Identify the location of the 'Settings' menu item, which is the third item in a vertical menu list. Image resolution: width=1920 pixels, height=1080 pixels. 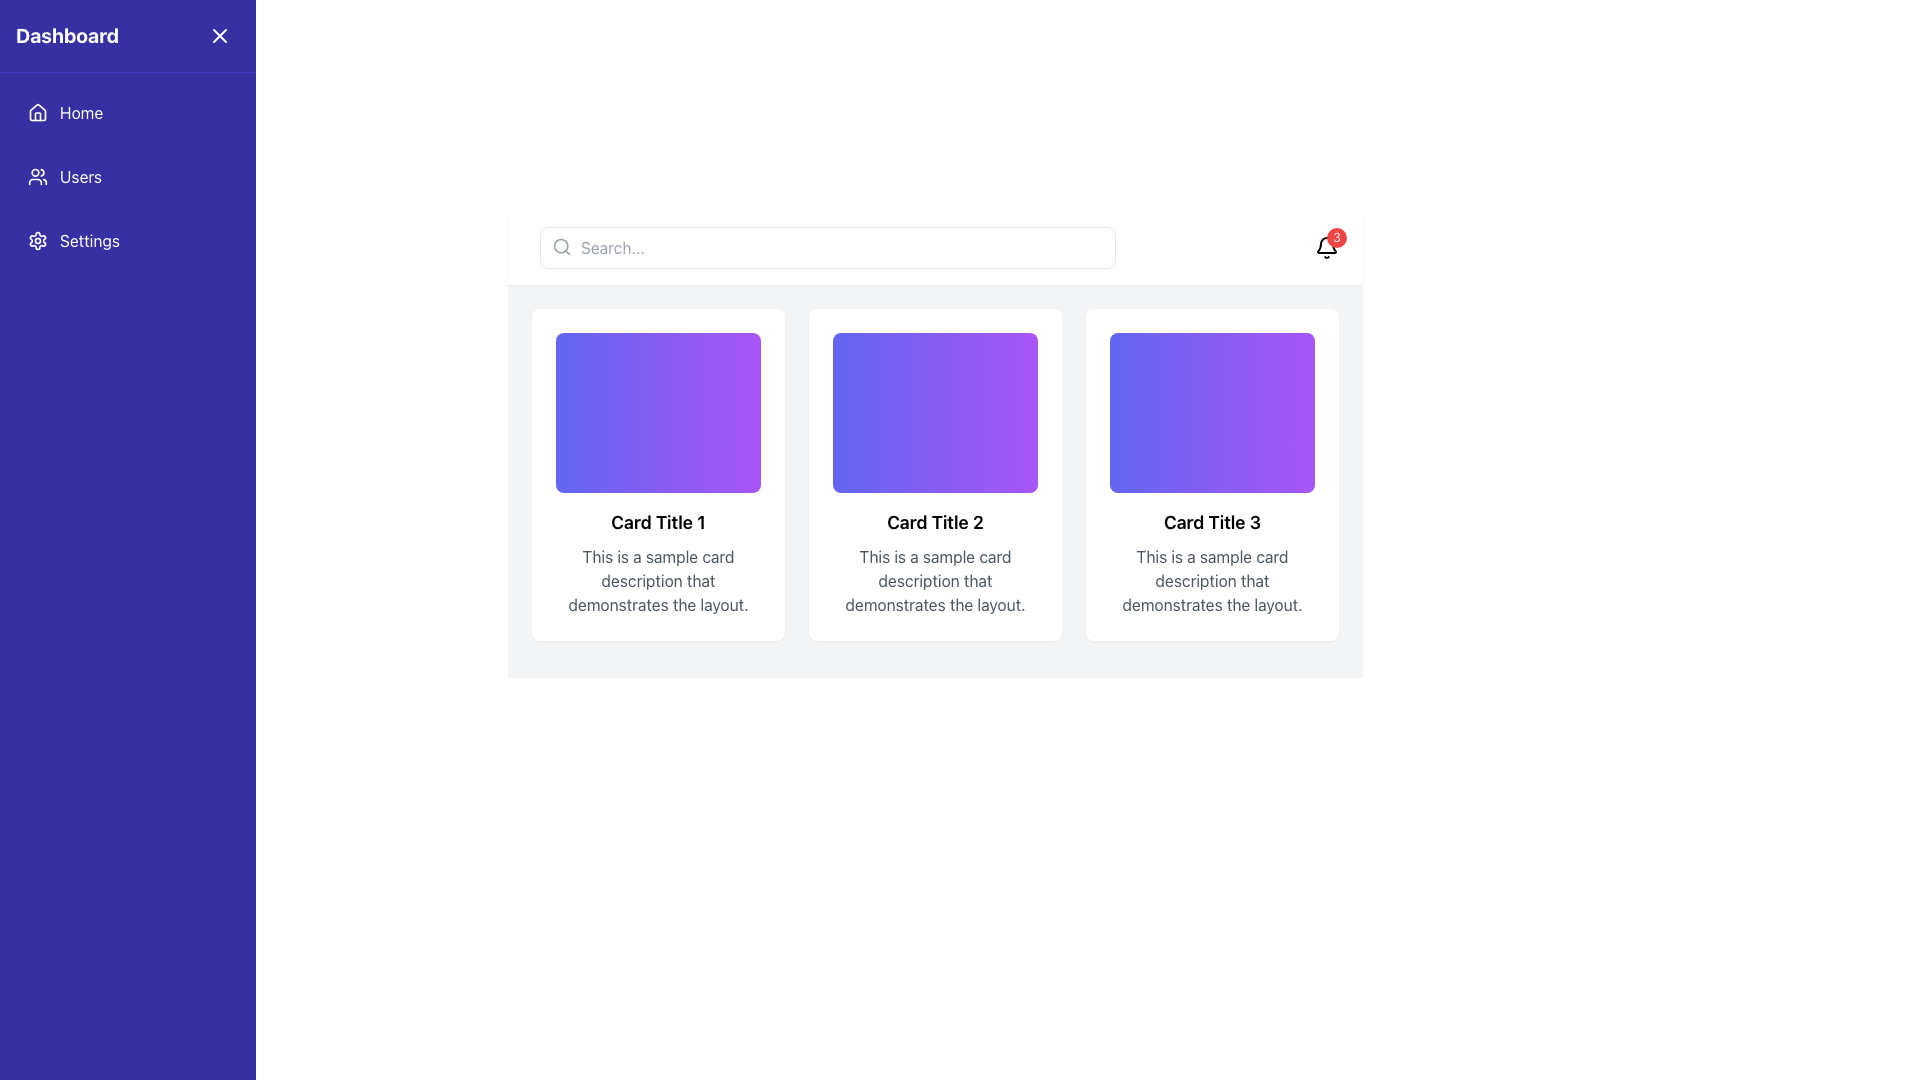
(127, 239).